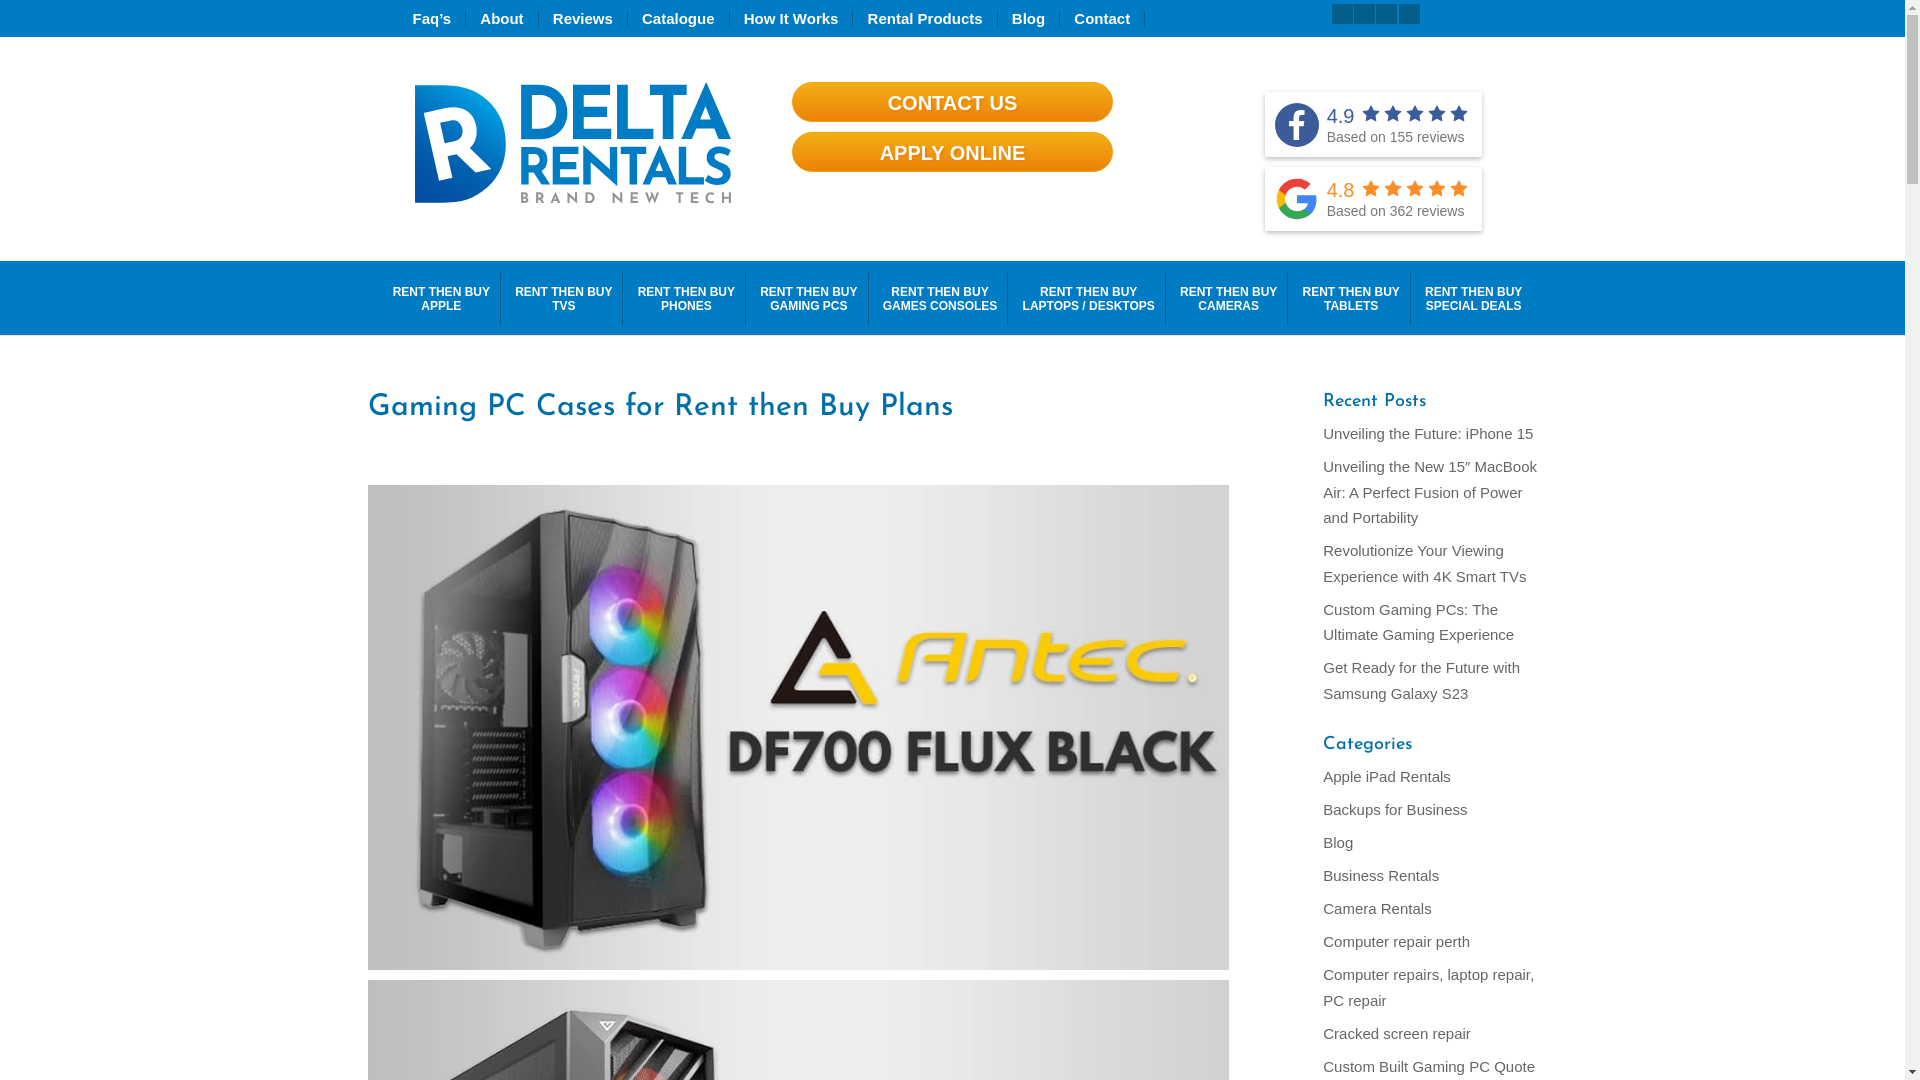 This screenshot has width=1920, height=1080. I want to click on 'Apple iPad Rentals', so click(1386, 775).